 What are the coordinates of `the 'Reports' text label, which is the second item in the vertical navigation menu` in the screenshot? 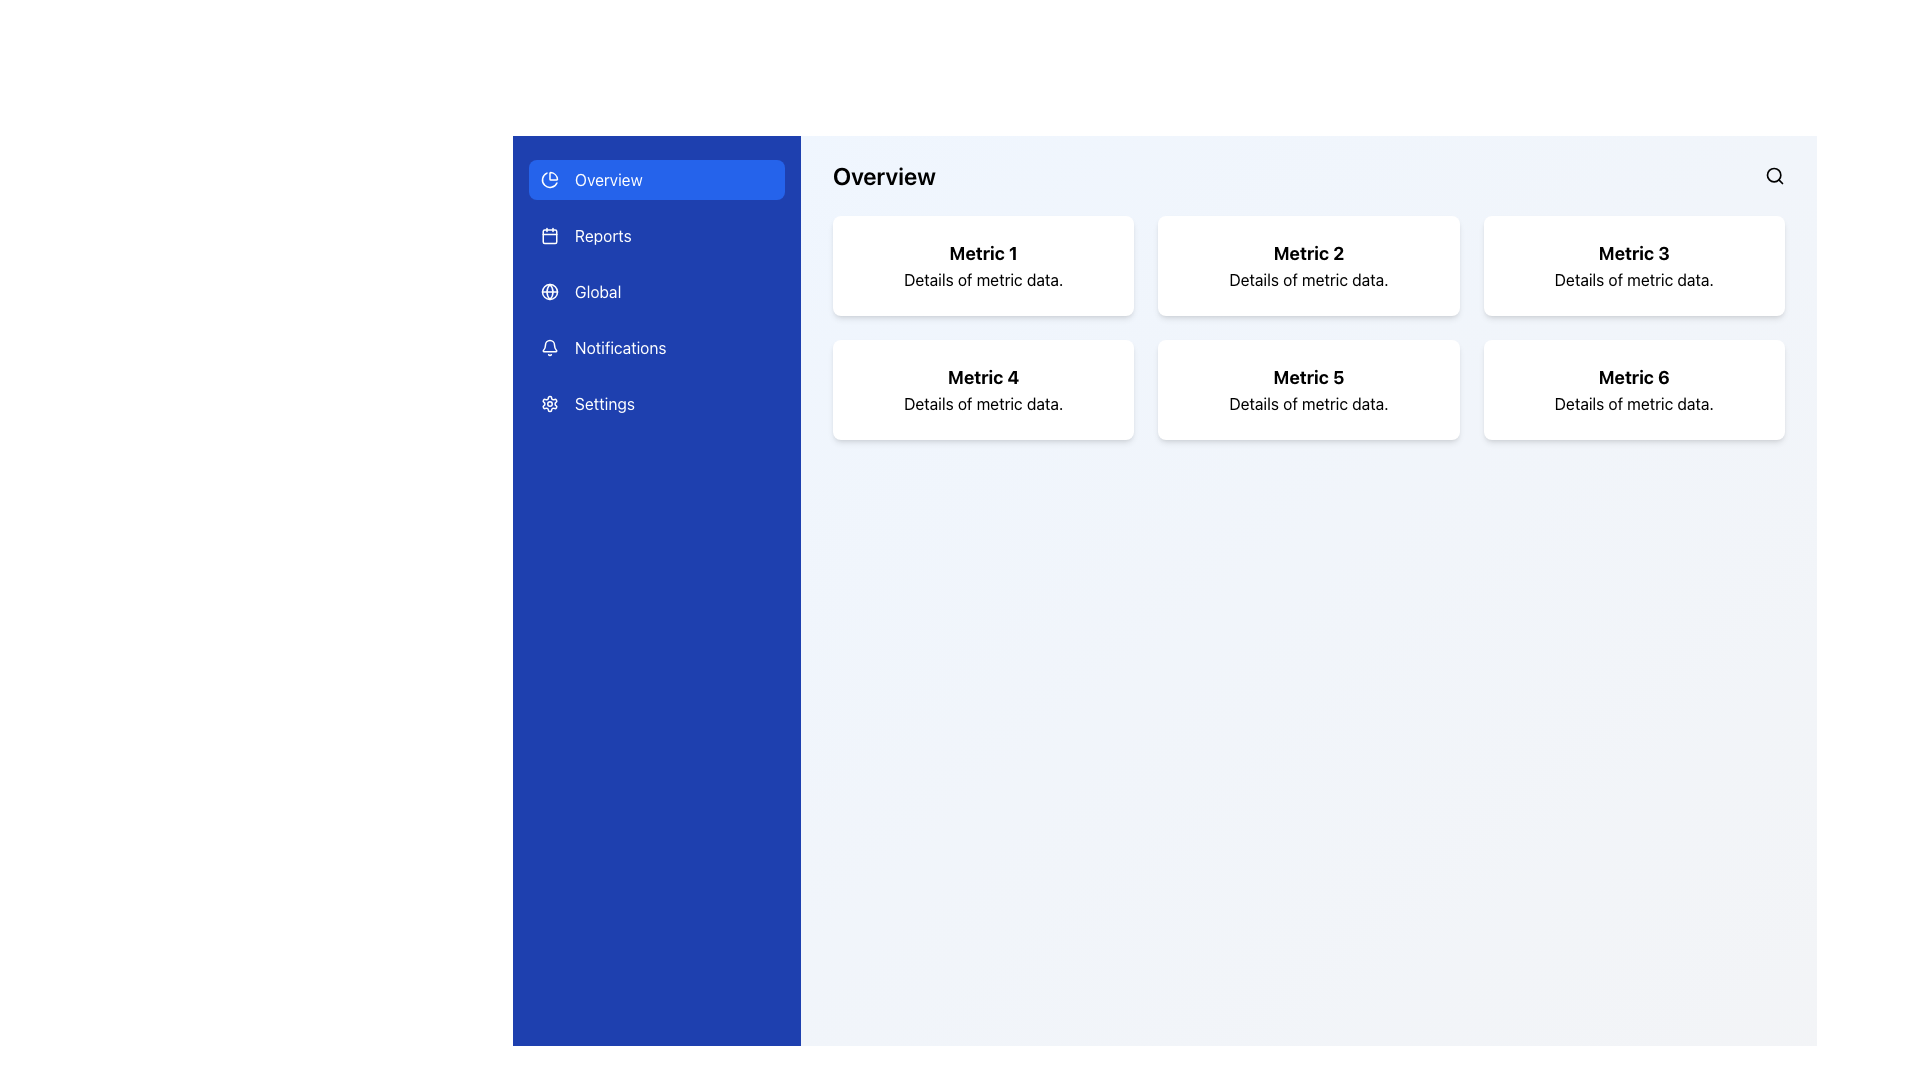 It's located at (602, 234).